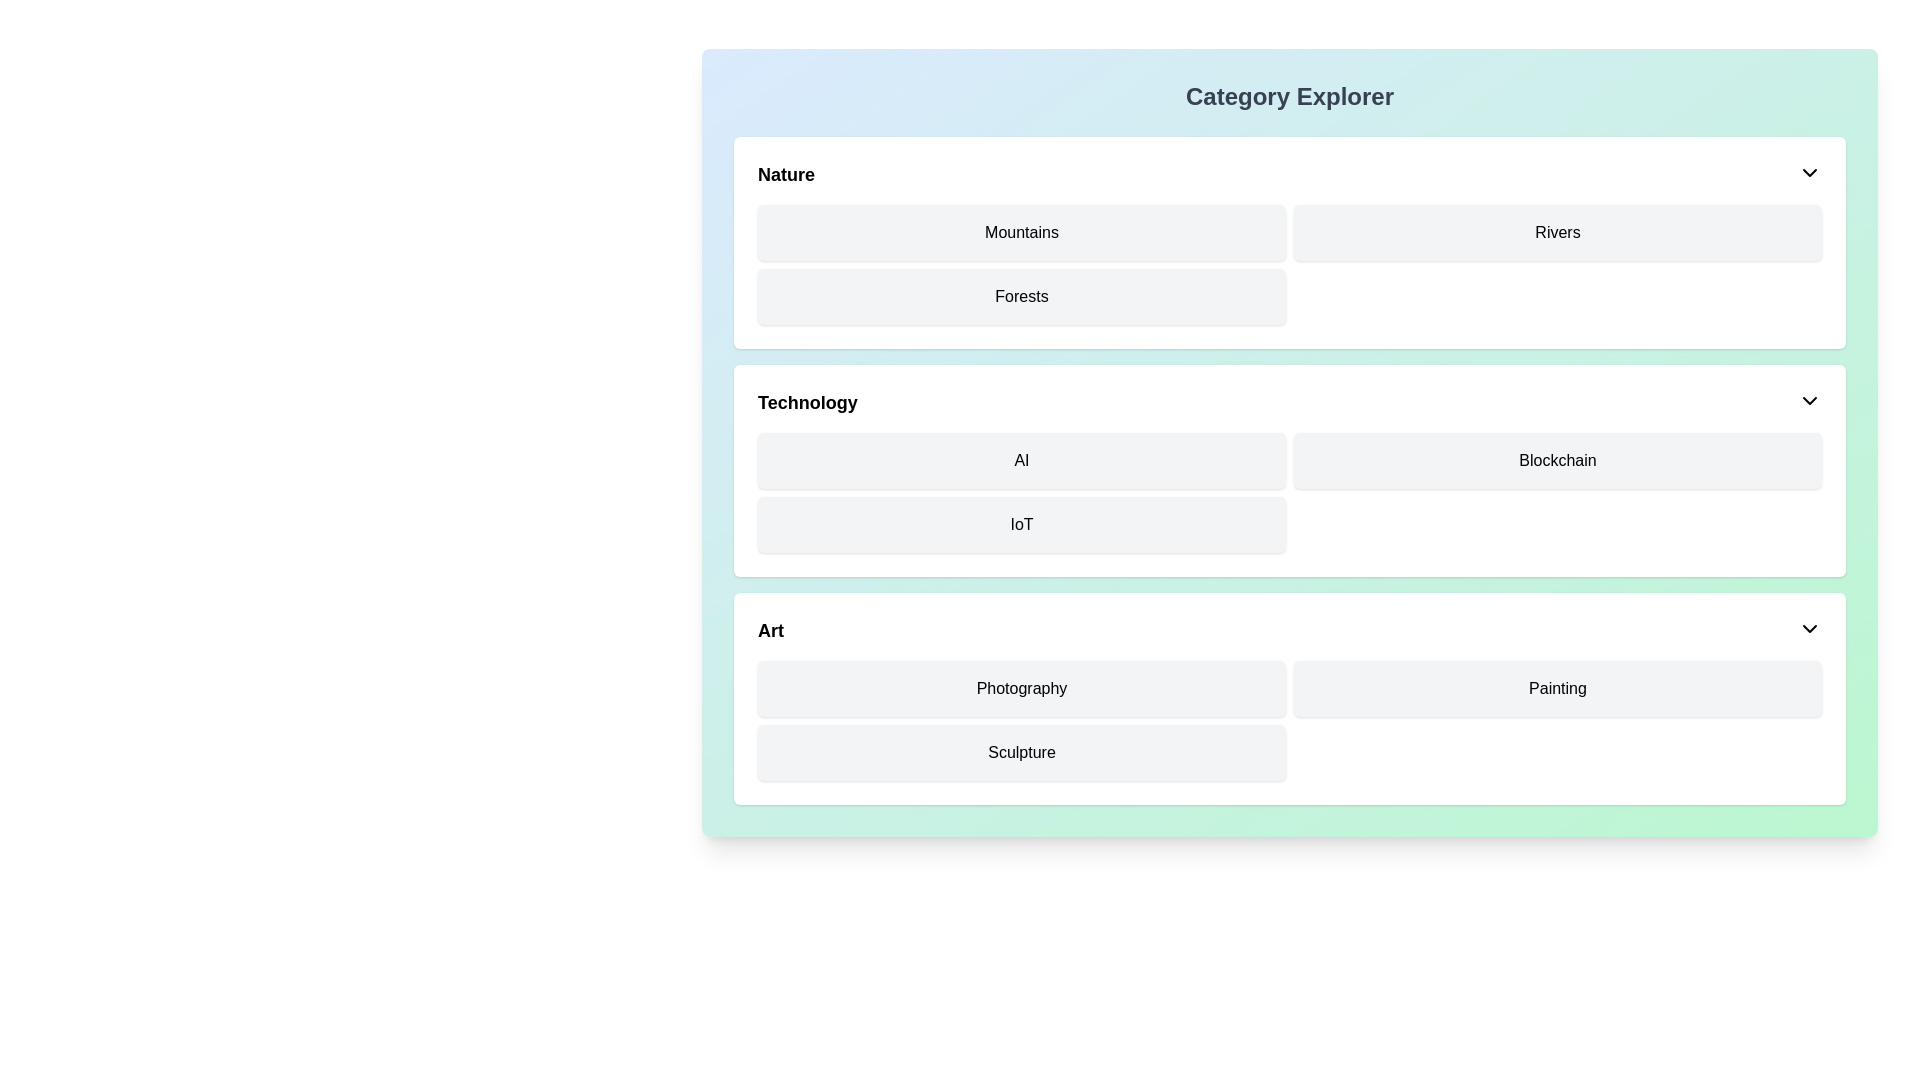 The height and width of the screenshot is (1080, 1920). What do you see at coordinates (1022, 231) in the screenshot?
I see `the 'Mountains' button, which has a light-gray background and displays the text 'Mountains' centered within it` at bounding box center [1022, 231].